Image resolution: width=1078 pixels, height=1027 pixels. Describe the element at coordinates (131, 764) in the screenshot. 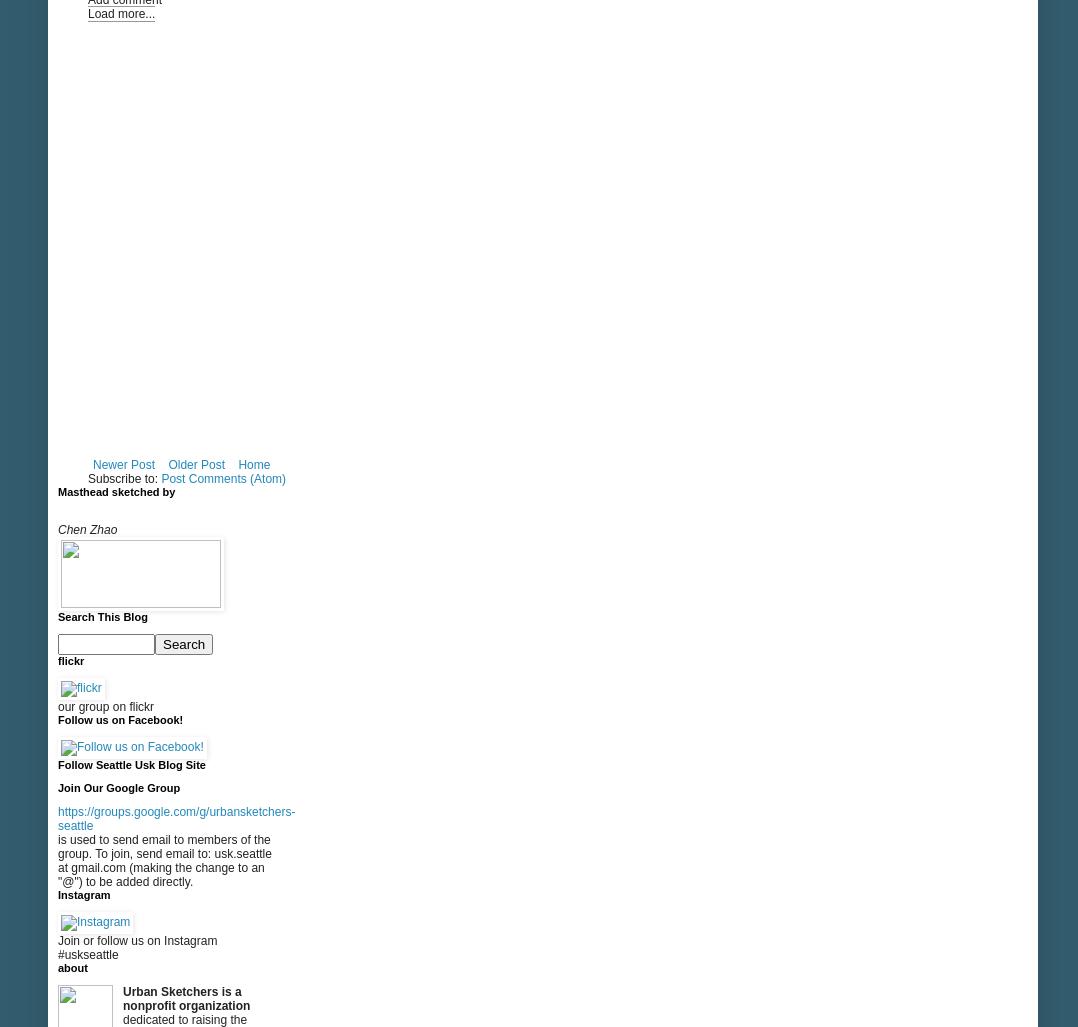

I see `'Follow Seattle Usk Blog Site'` at that location.